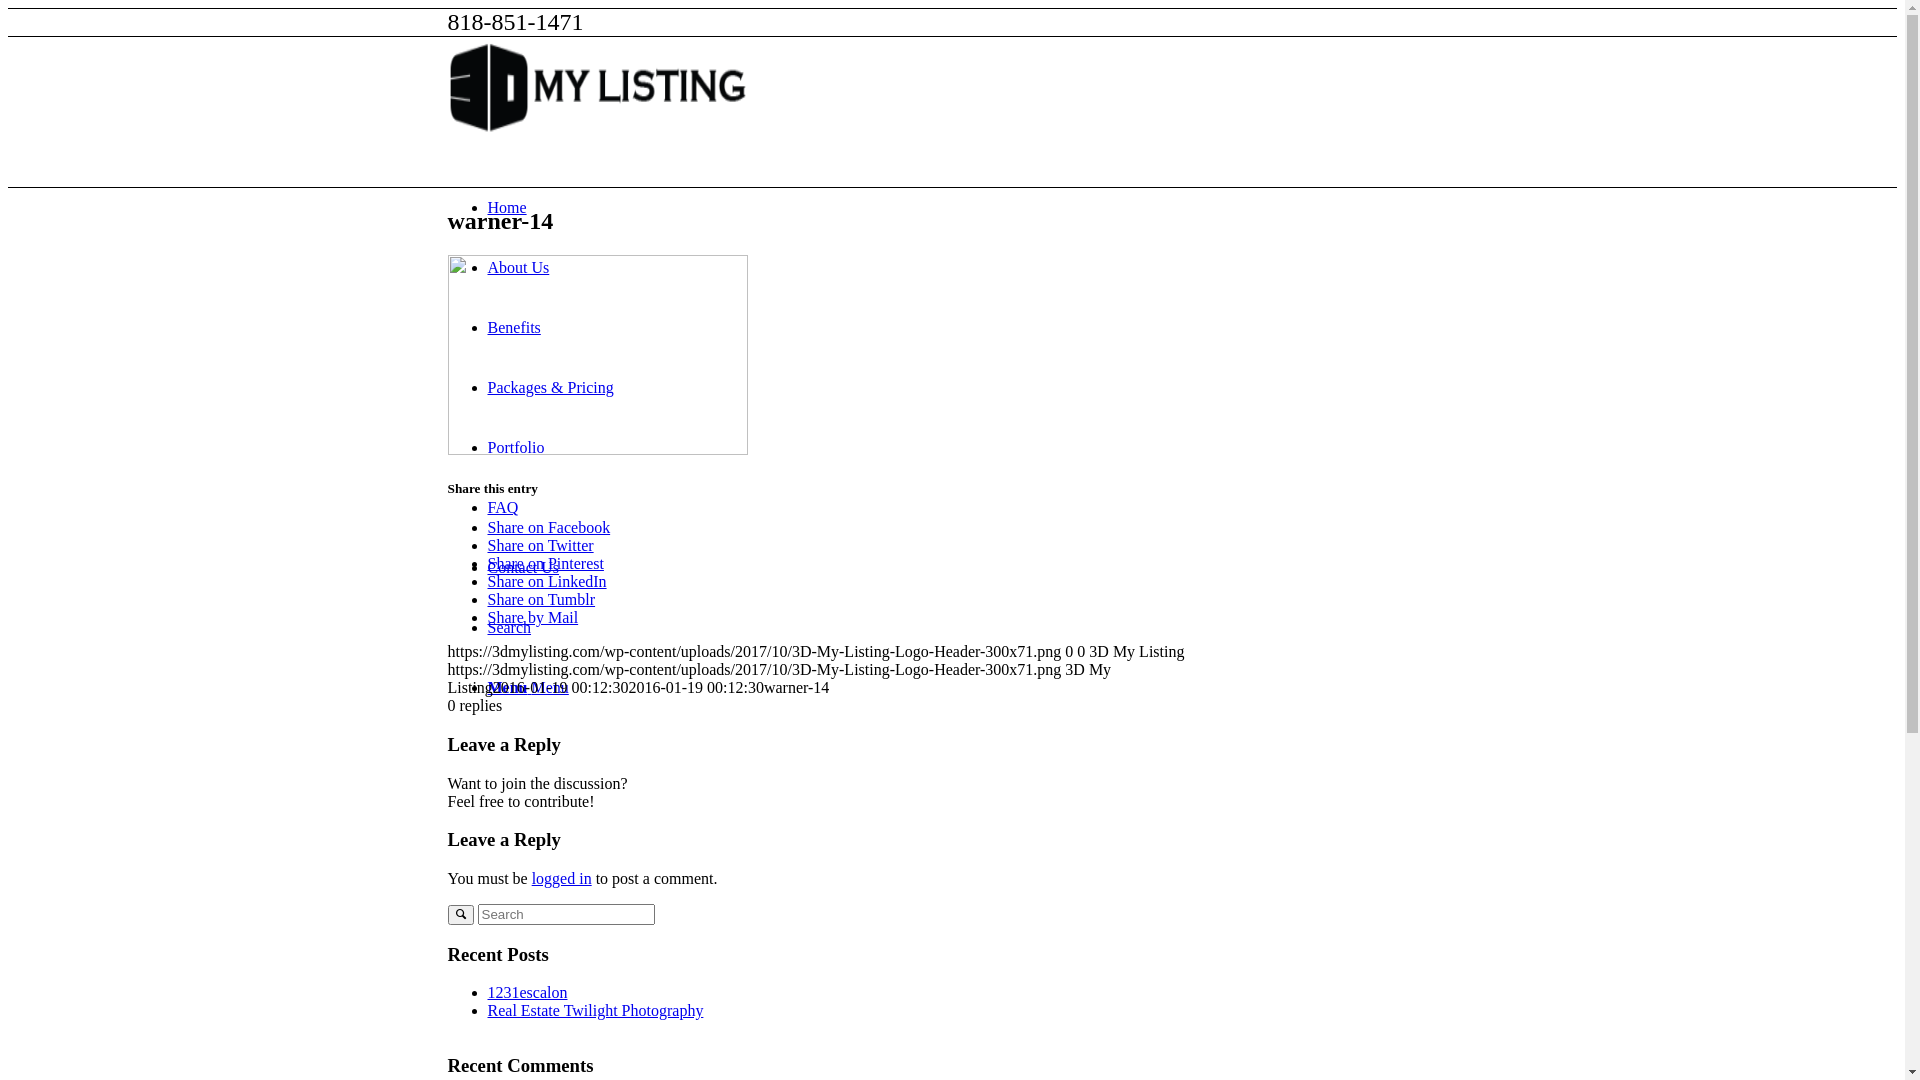  Describe the element at coordinates (503, 506) in the screenshot. I see `'FAQ'` at that location.